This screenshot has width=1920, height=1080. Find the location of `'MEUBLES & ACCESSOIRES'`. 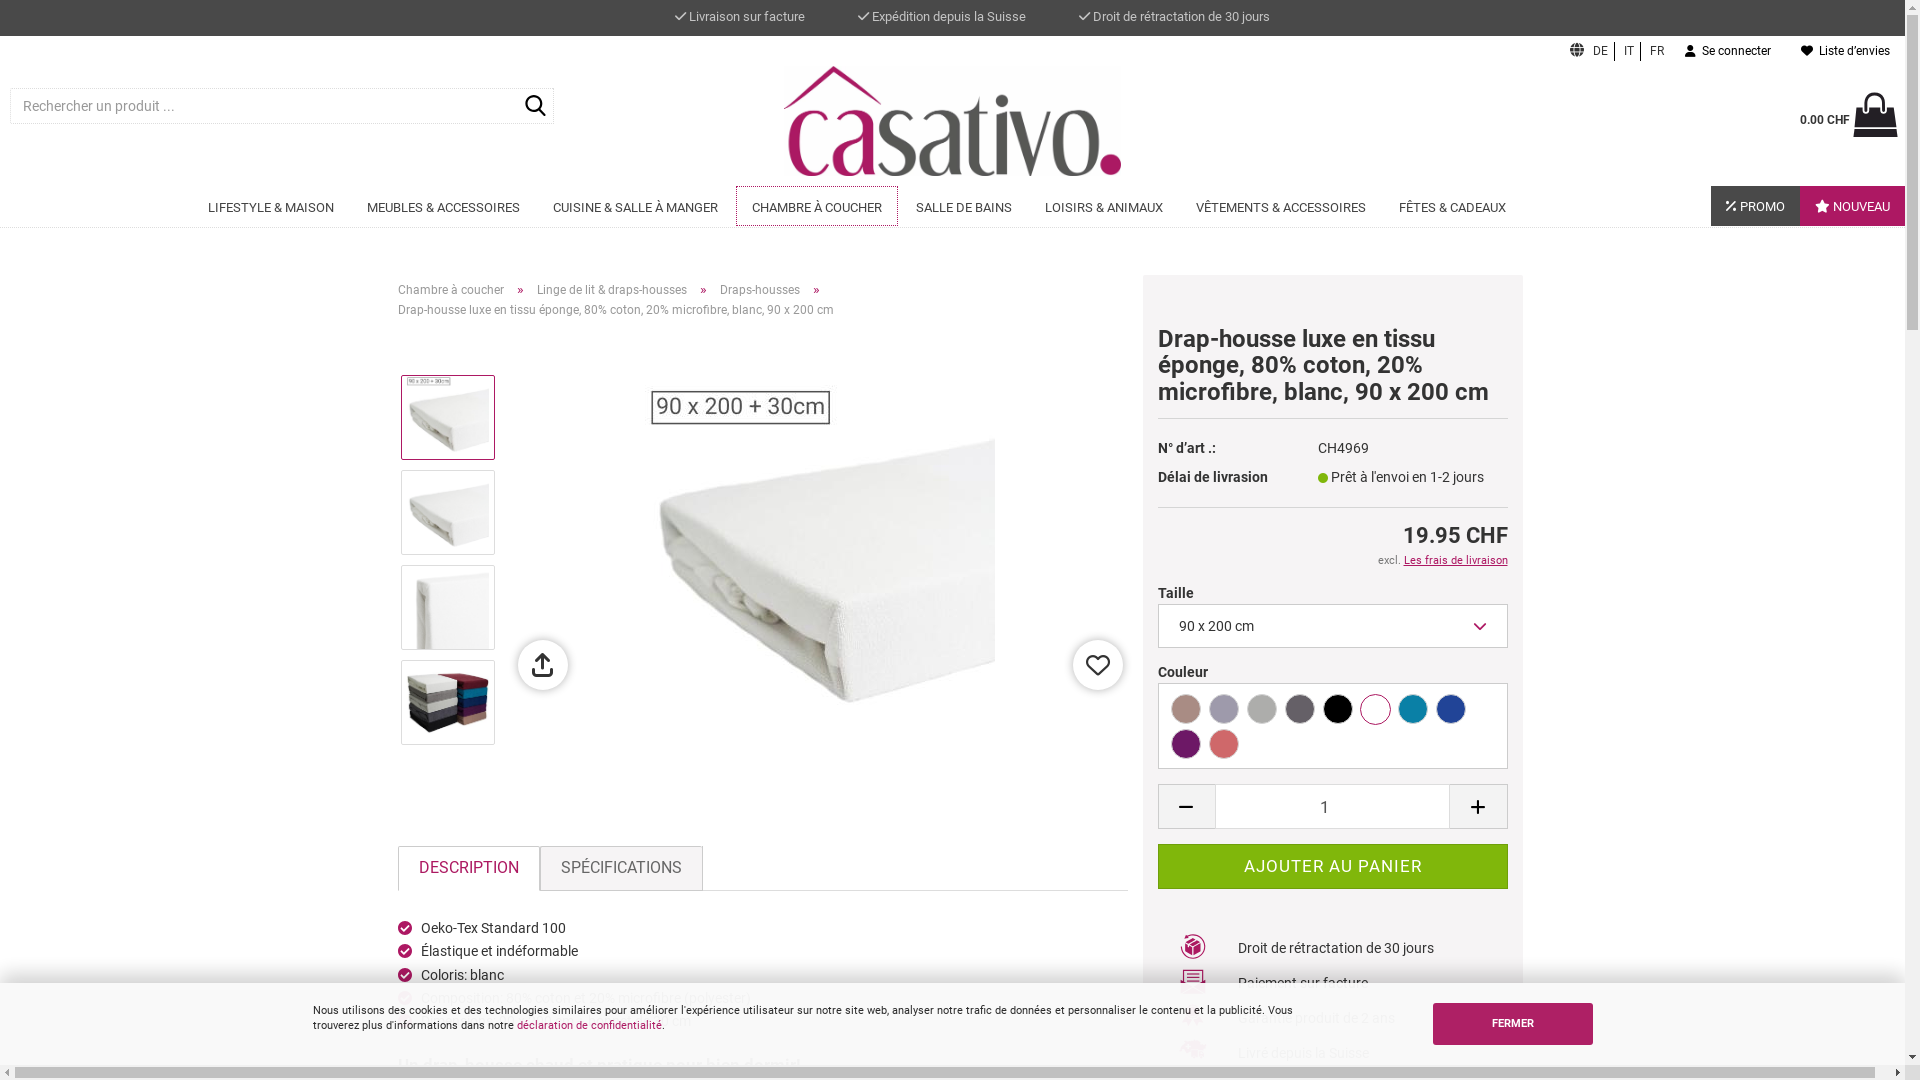

'MEUBLES & ACCESSOIRES' is located at coordinates (442, 207).